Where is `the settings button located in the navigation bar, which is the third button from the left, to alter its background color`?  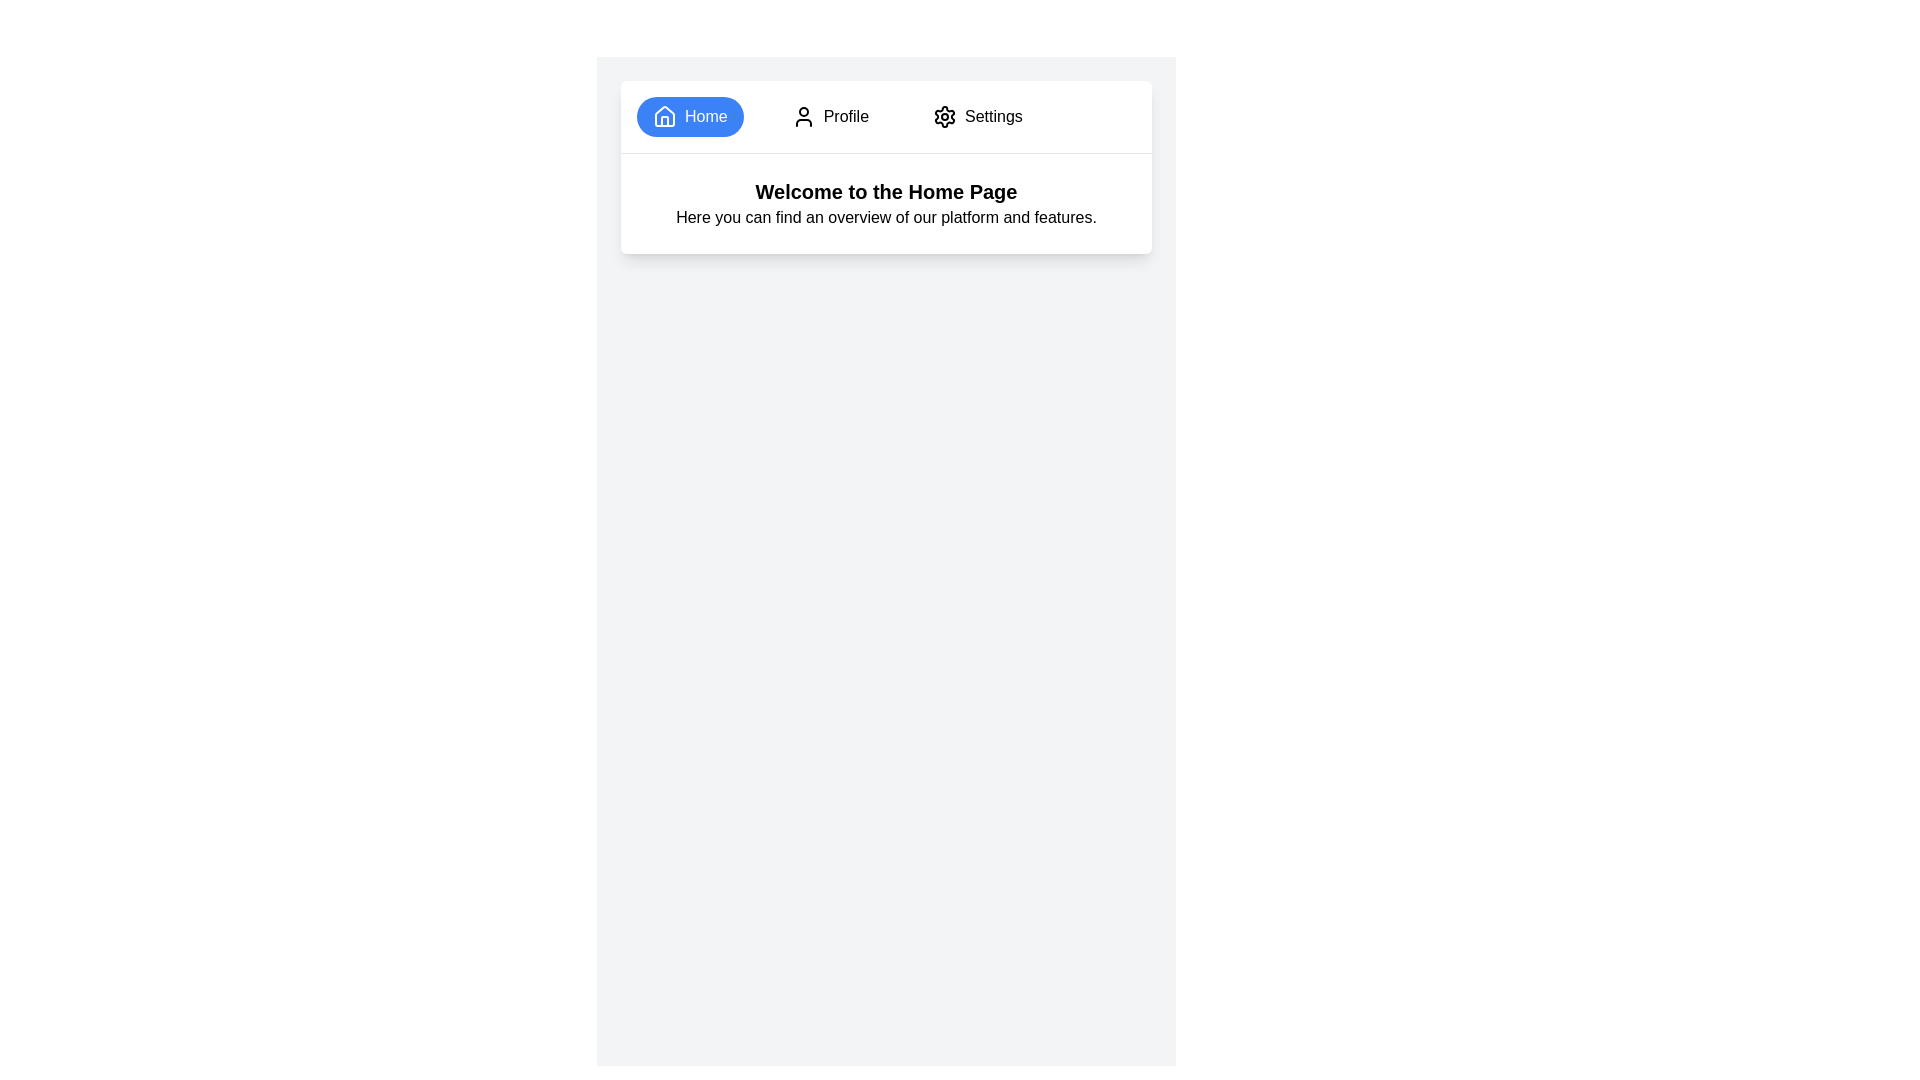
the settings button located in the navigation bar, which is the third button from the left, to alter its background color is located at coordinates (977, 116).